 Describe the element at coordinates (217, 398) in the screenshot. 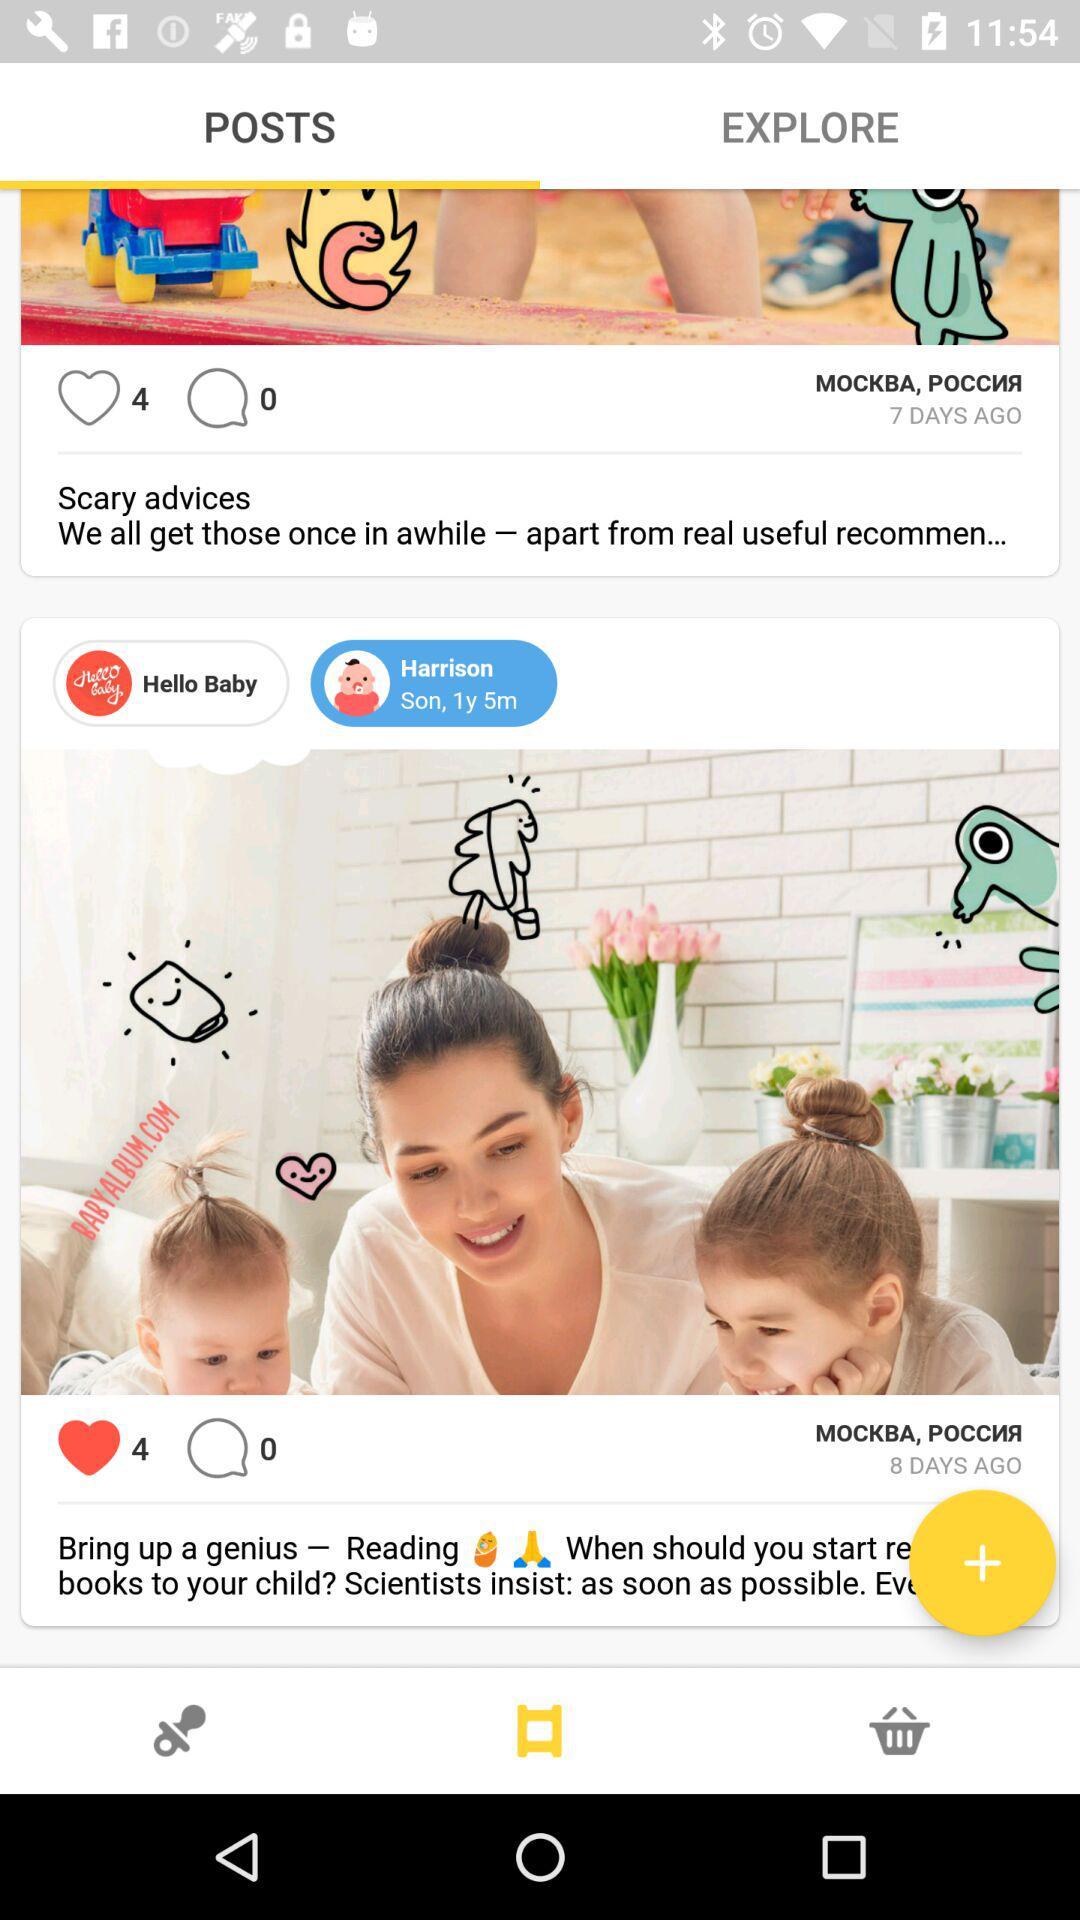

I see `comment` at that location.